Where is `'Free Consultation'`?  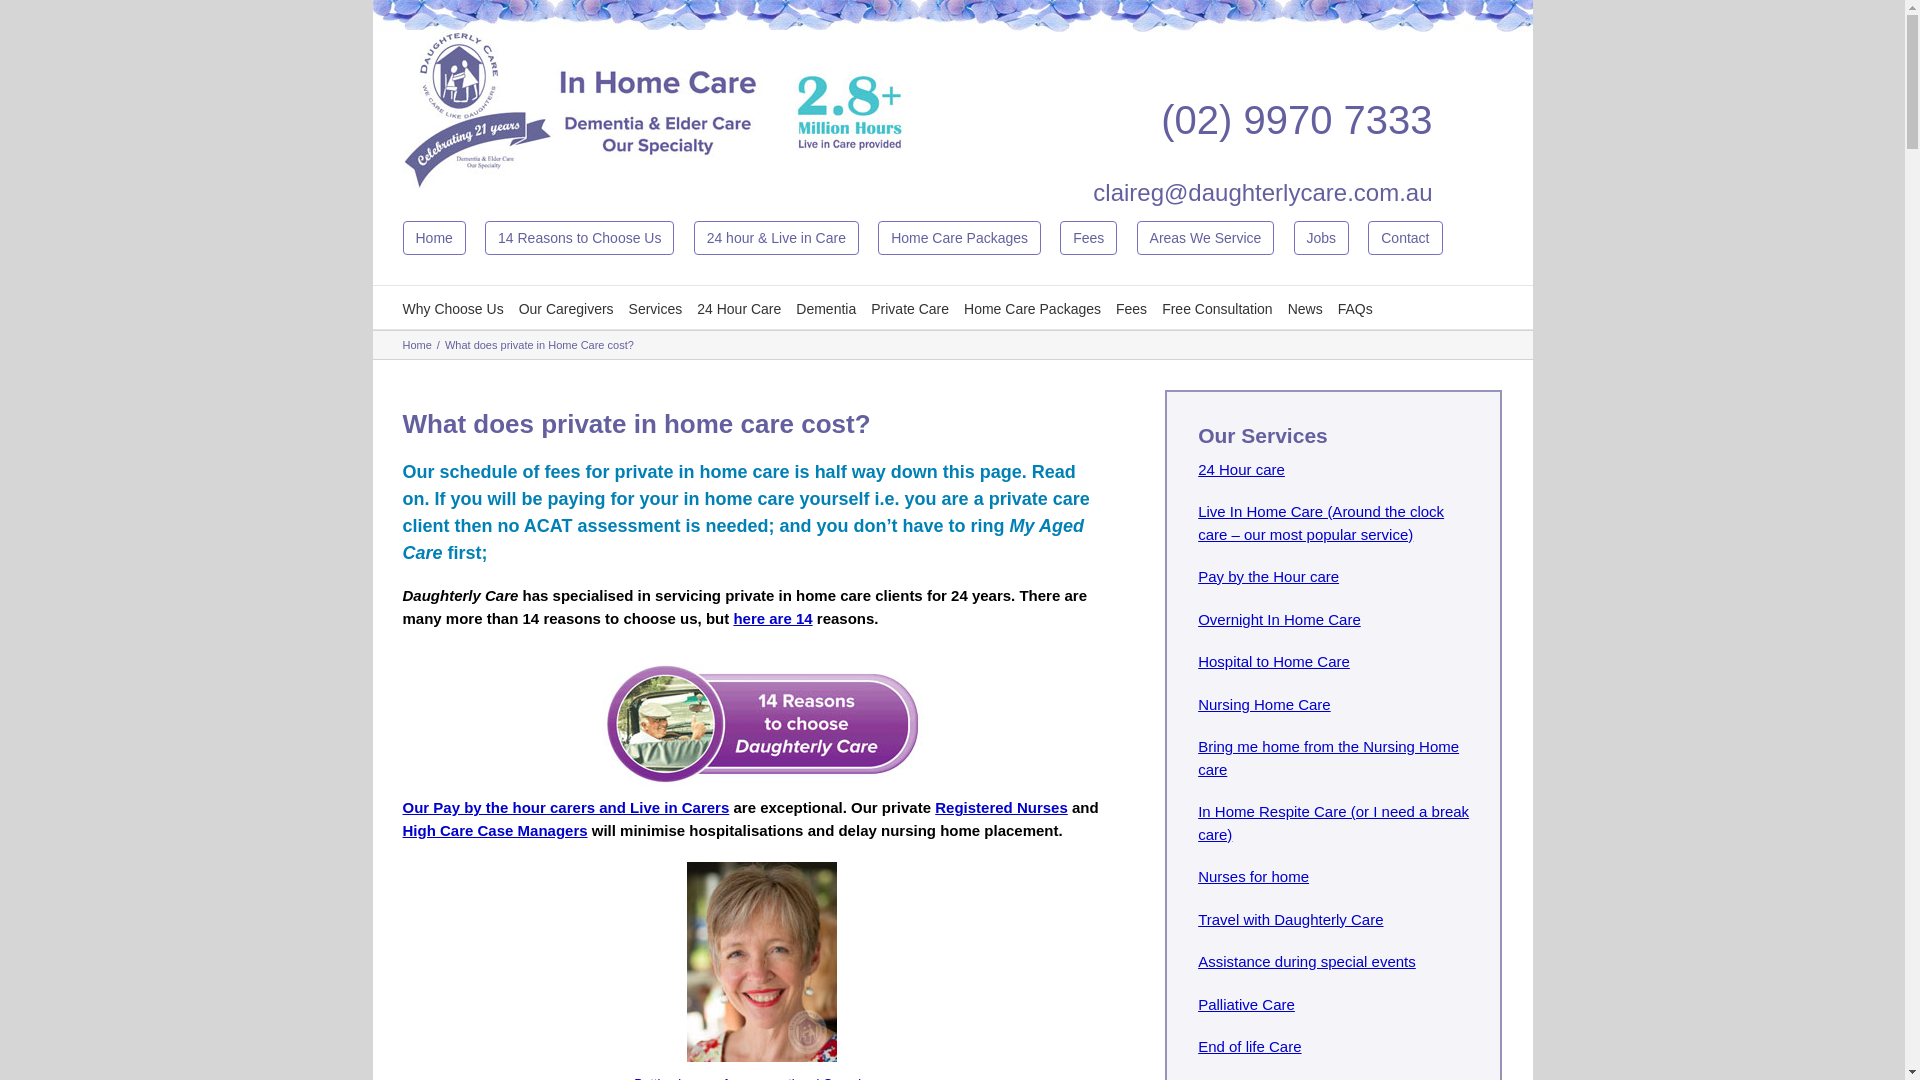 'Free Consultation' is located at coordinates (1216, 307).